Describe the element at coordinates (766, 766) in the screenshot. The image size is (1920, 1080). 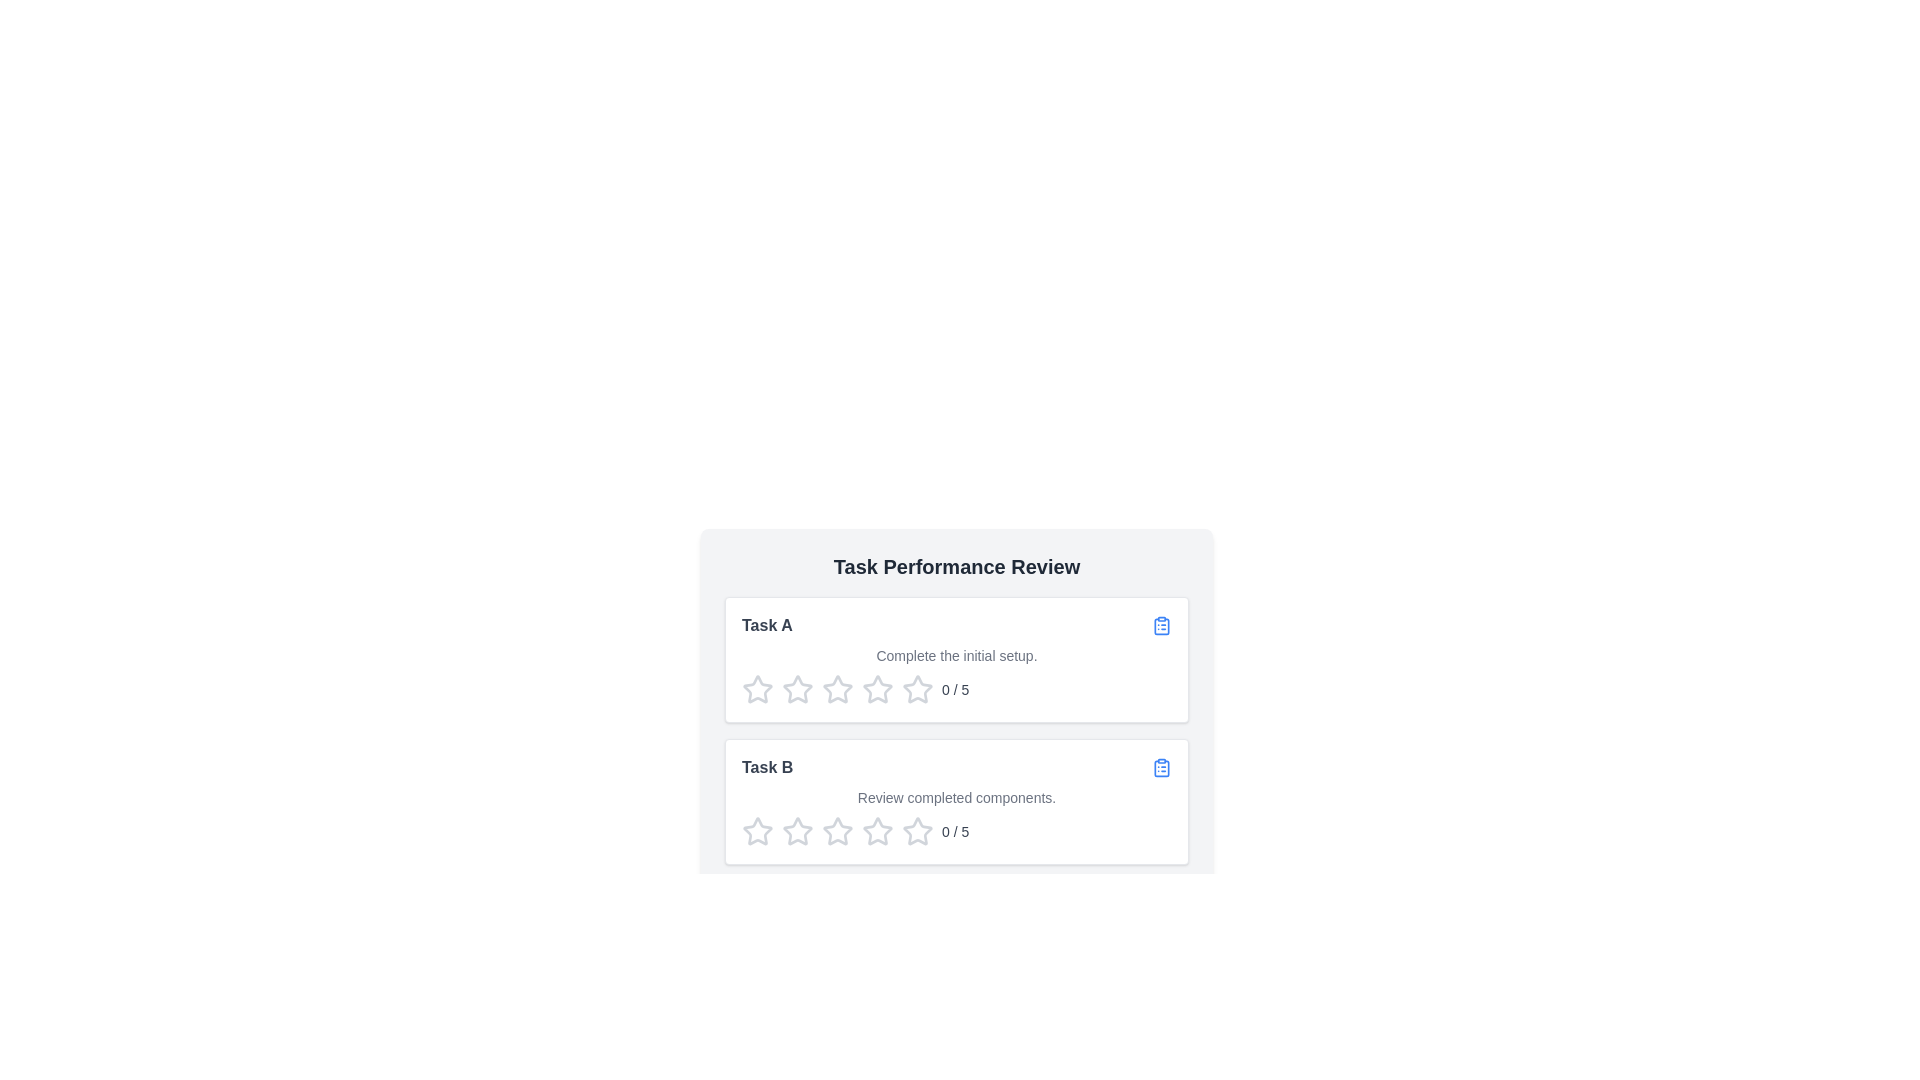
I see `the text label that serves as a title for the second task in the task performance review interface, located on the left side of its row` at that location.